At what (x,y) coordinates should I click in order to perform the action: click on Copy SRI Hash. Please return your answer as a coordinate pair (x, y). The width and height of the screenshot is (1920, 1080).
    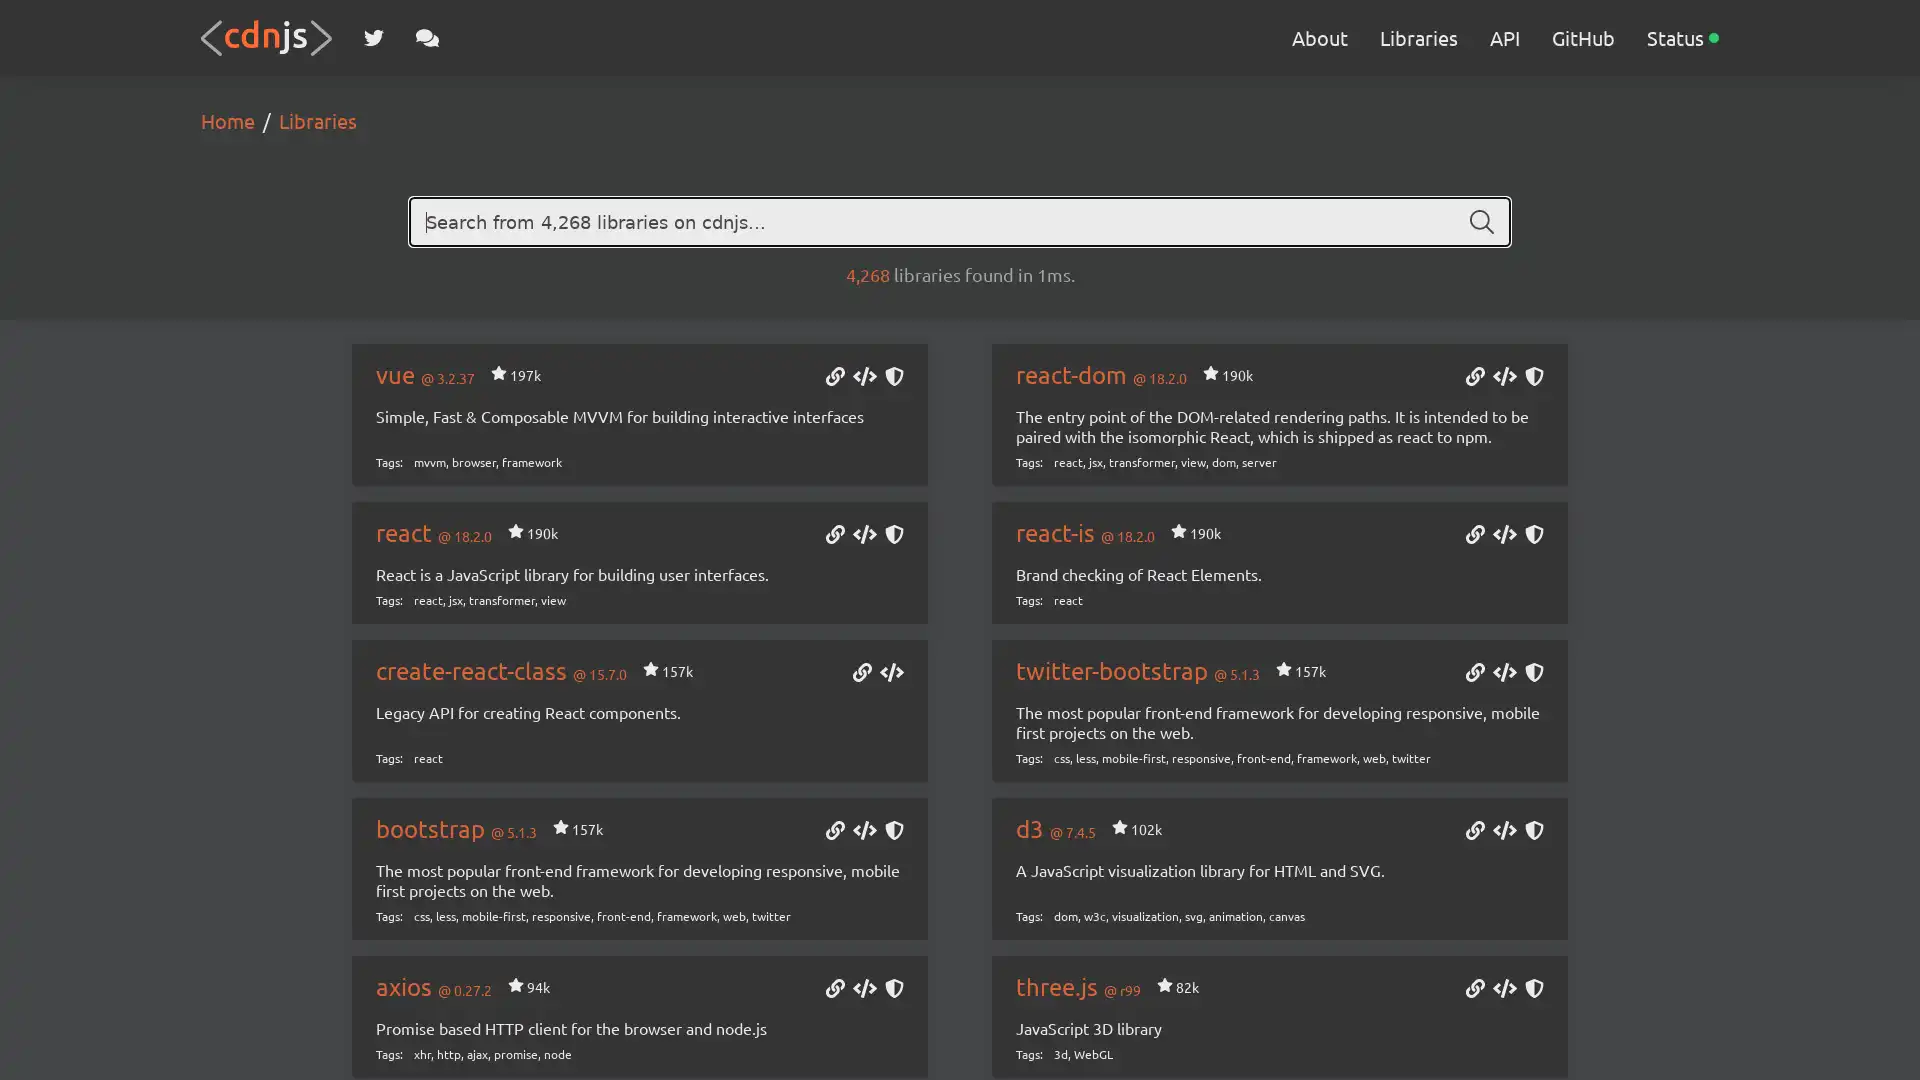
    Looking at the image, I should click on (892, 535).